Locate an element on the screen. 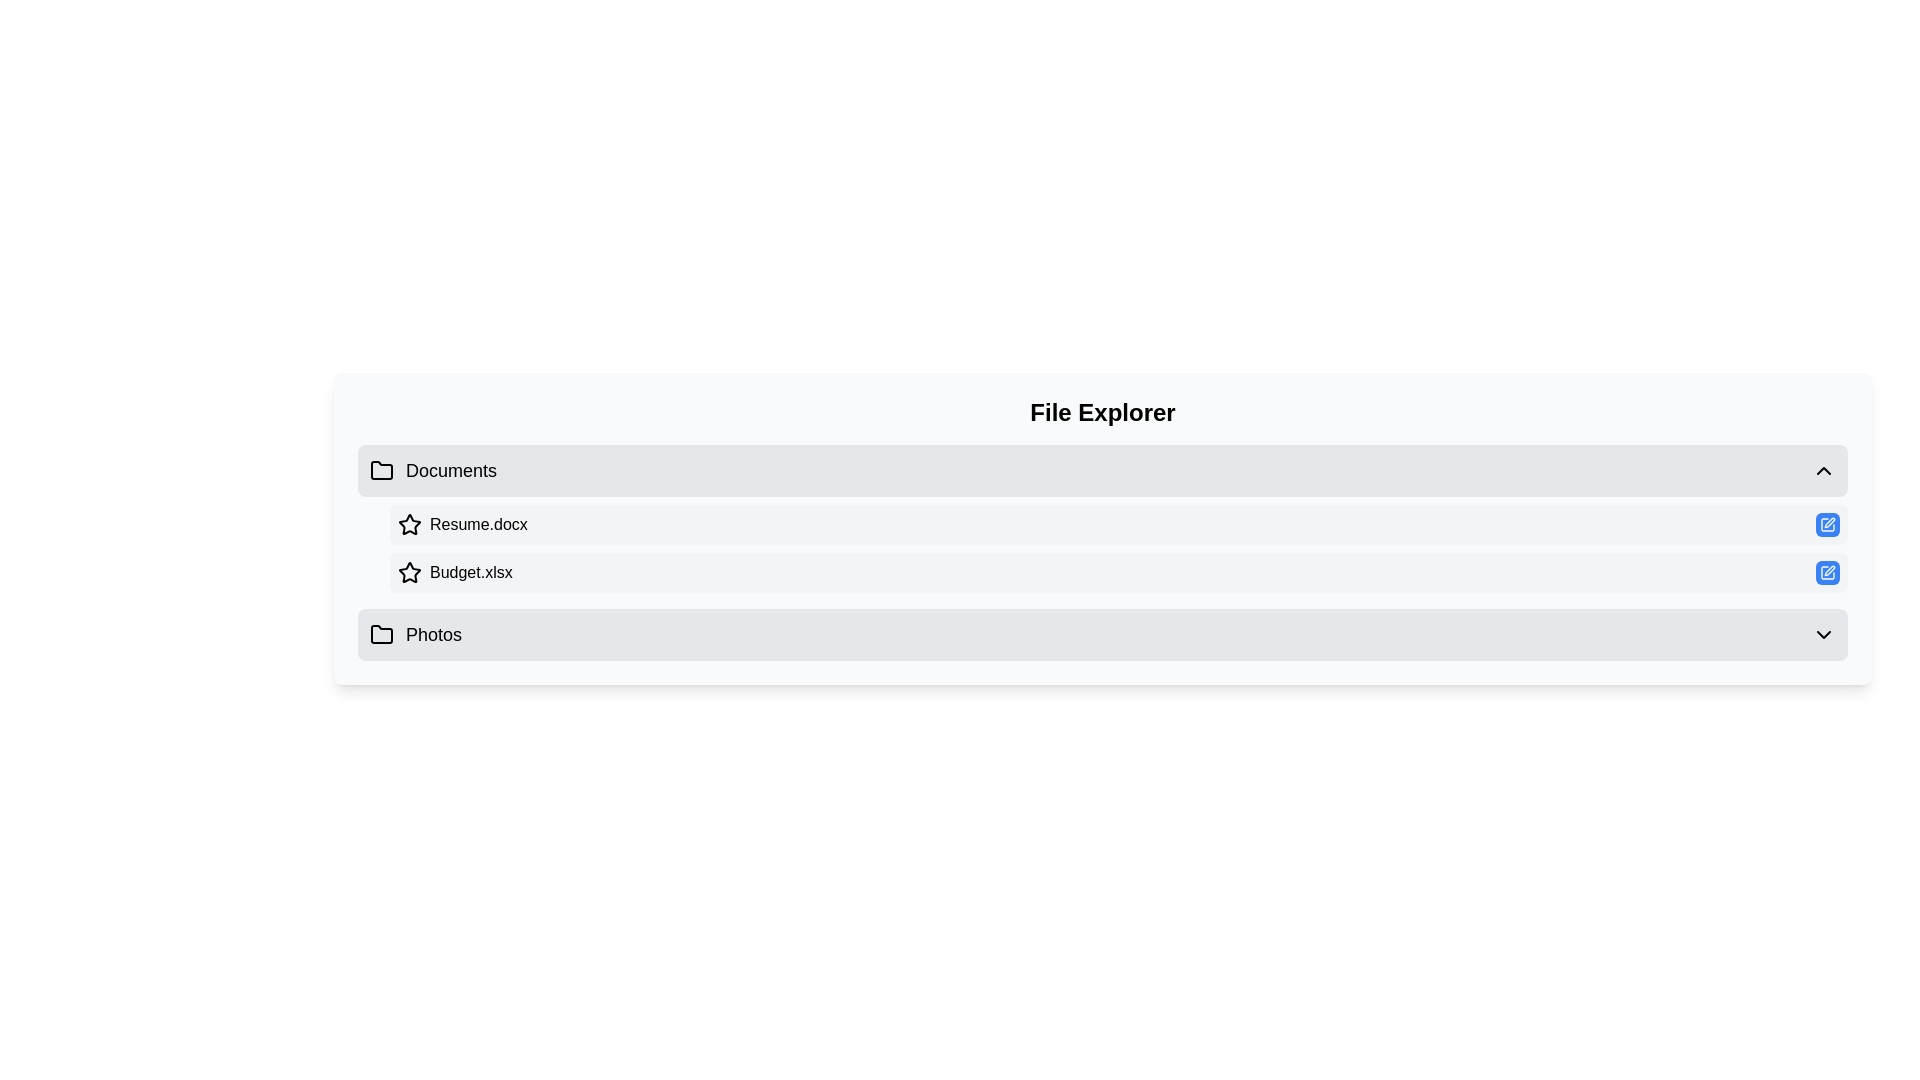 This screenshot has height=1080, width=1920. the 'Documents' TextLabel with Icon, which features a bold font and a folder icon, positioned at the top of a vertical list in a file or folder listing interface is located at coordinates (432, 470).